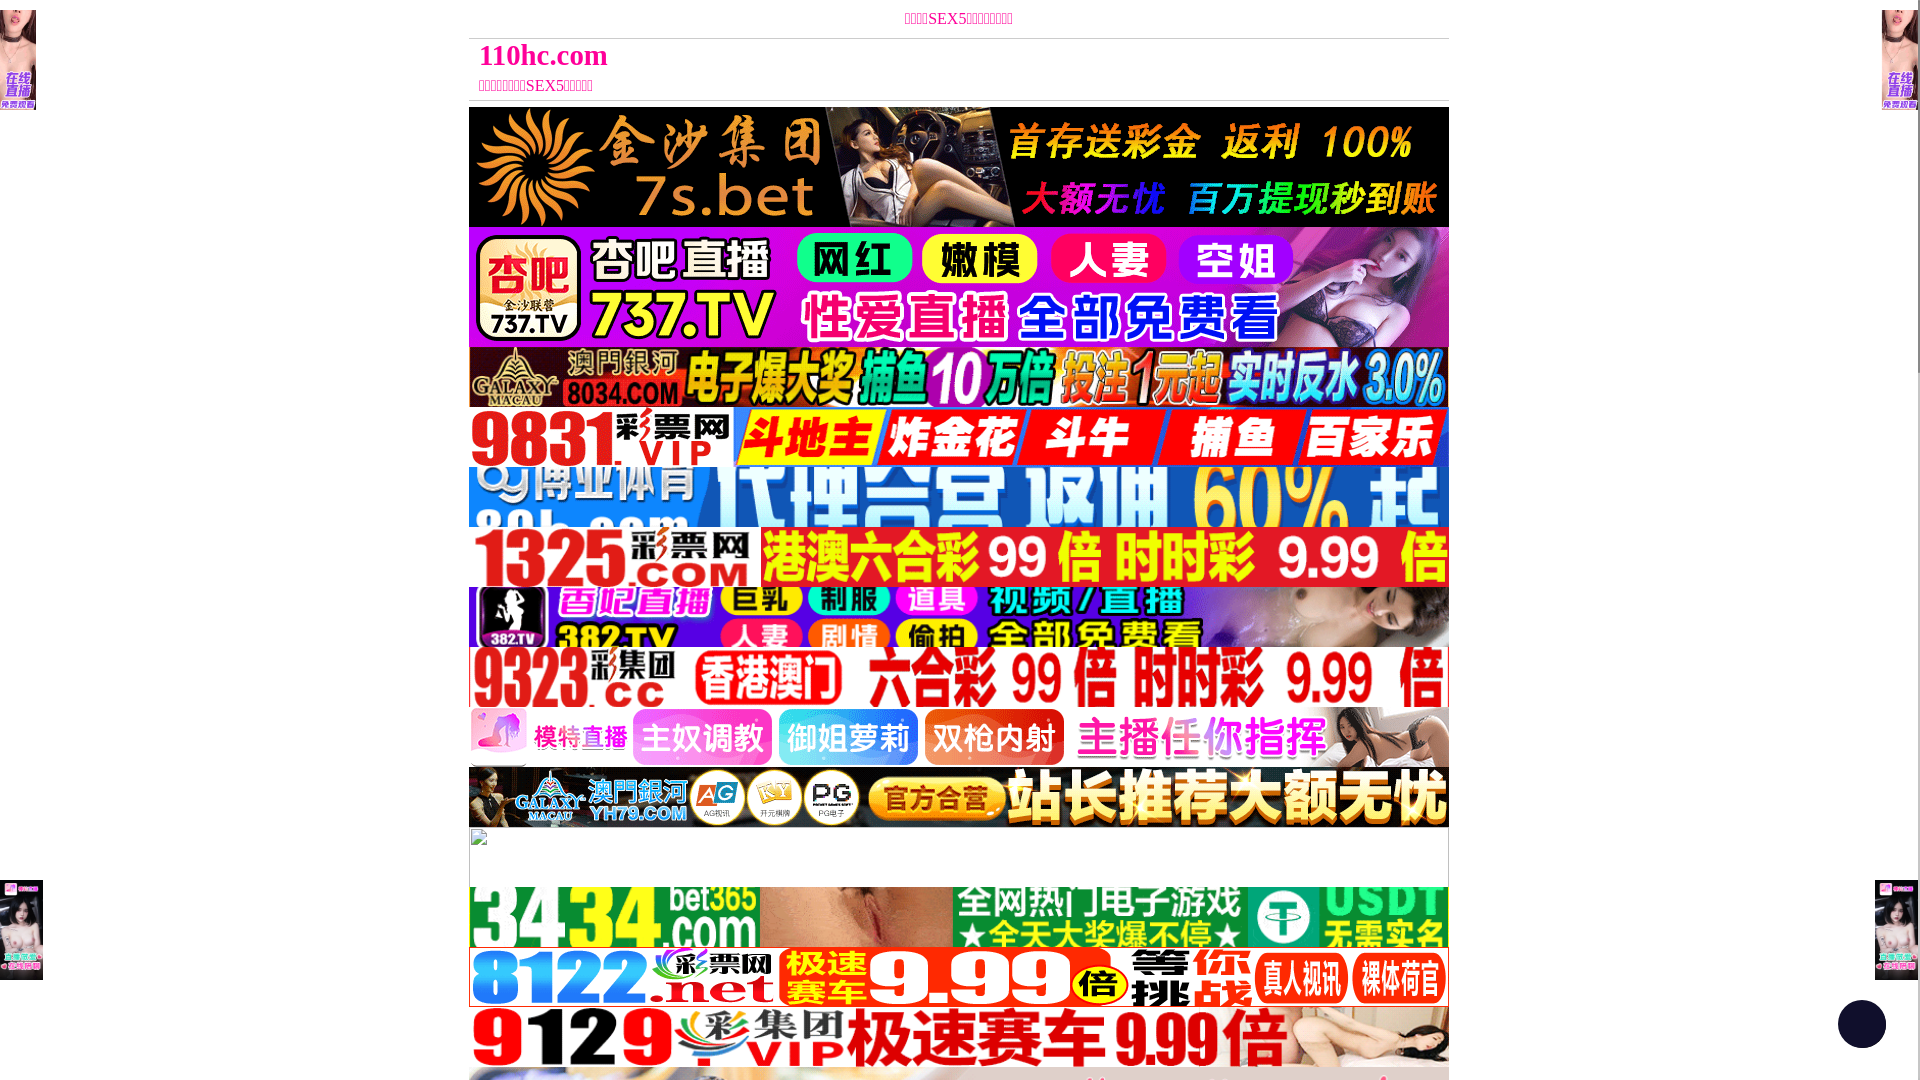 The width and height of the screenshot is (1920, 1080). Describe the element at coordinates (836, 54) in the screenshot. I see `'110hc.com'` at that location.